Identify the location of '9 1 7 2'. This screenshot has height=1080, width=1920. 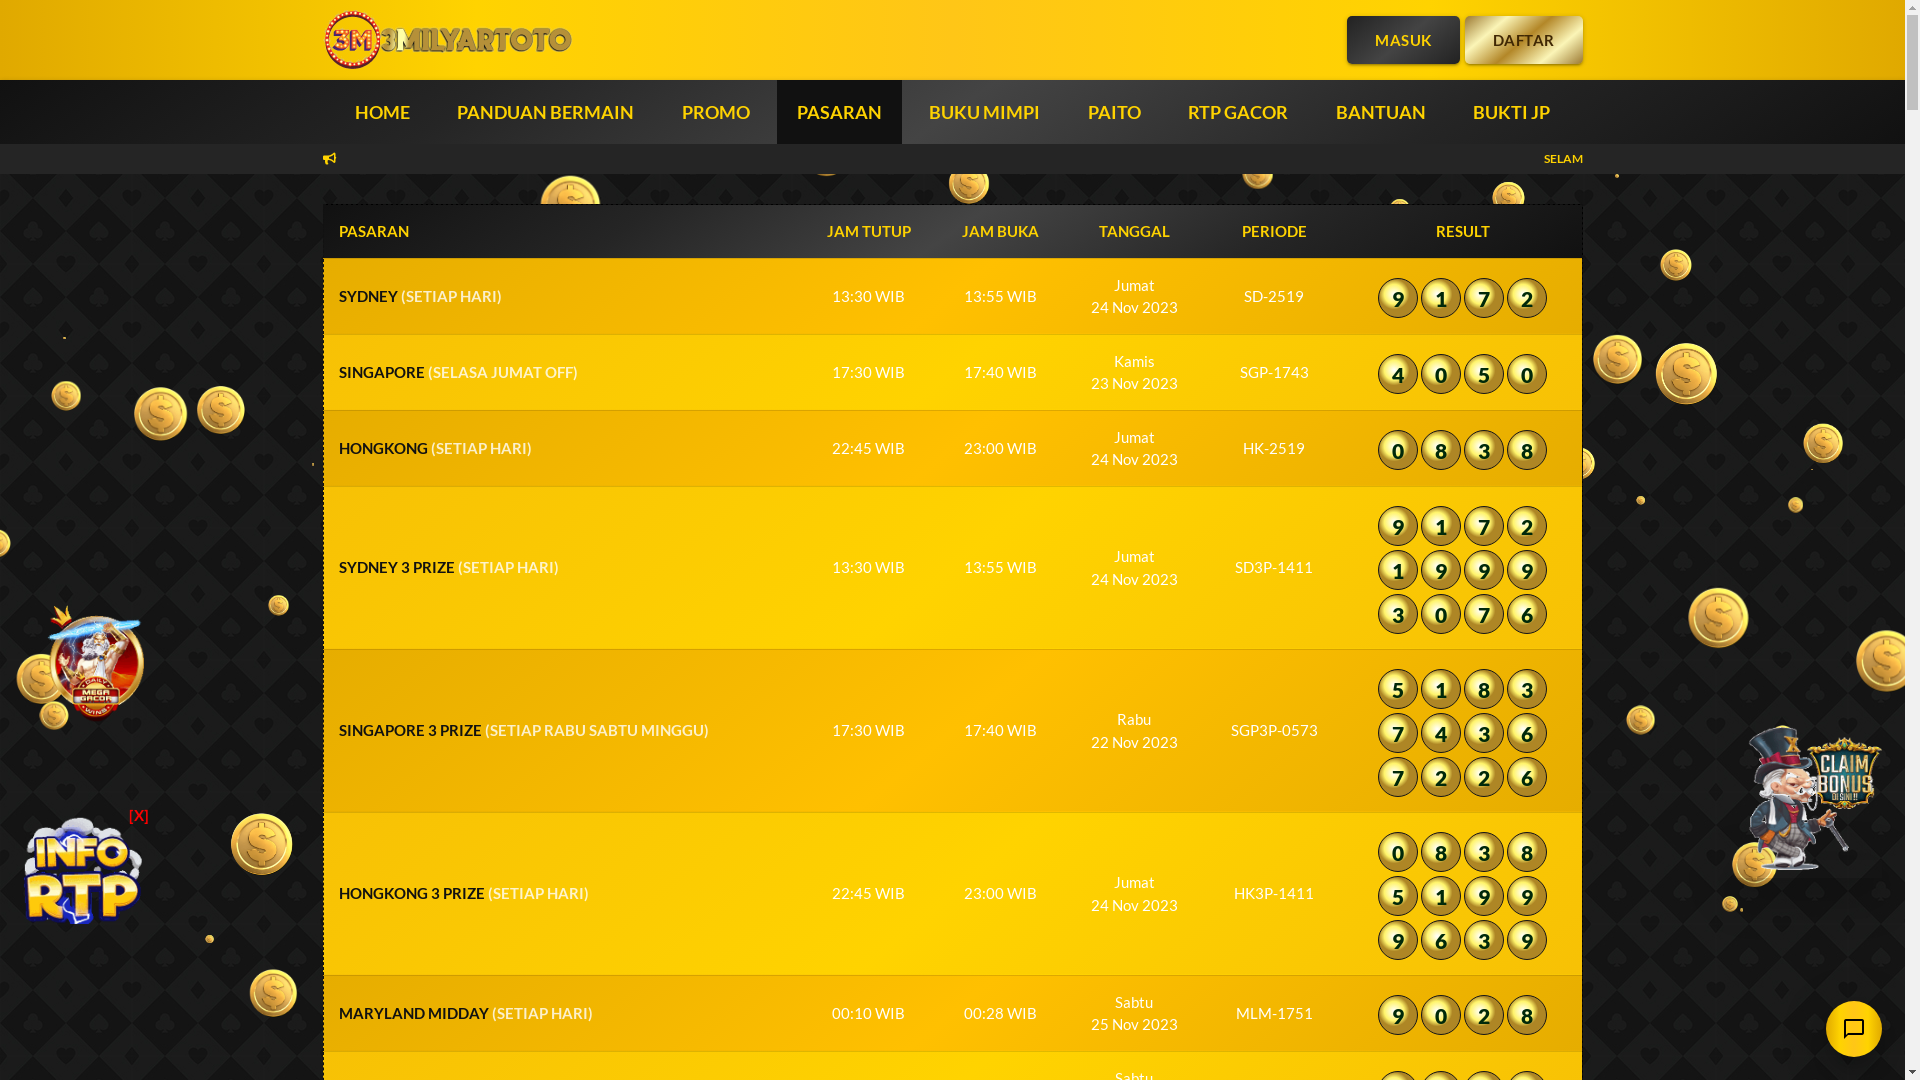
(1462, 300).